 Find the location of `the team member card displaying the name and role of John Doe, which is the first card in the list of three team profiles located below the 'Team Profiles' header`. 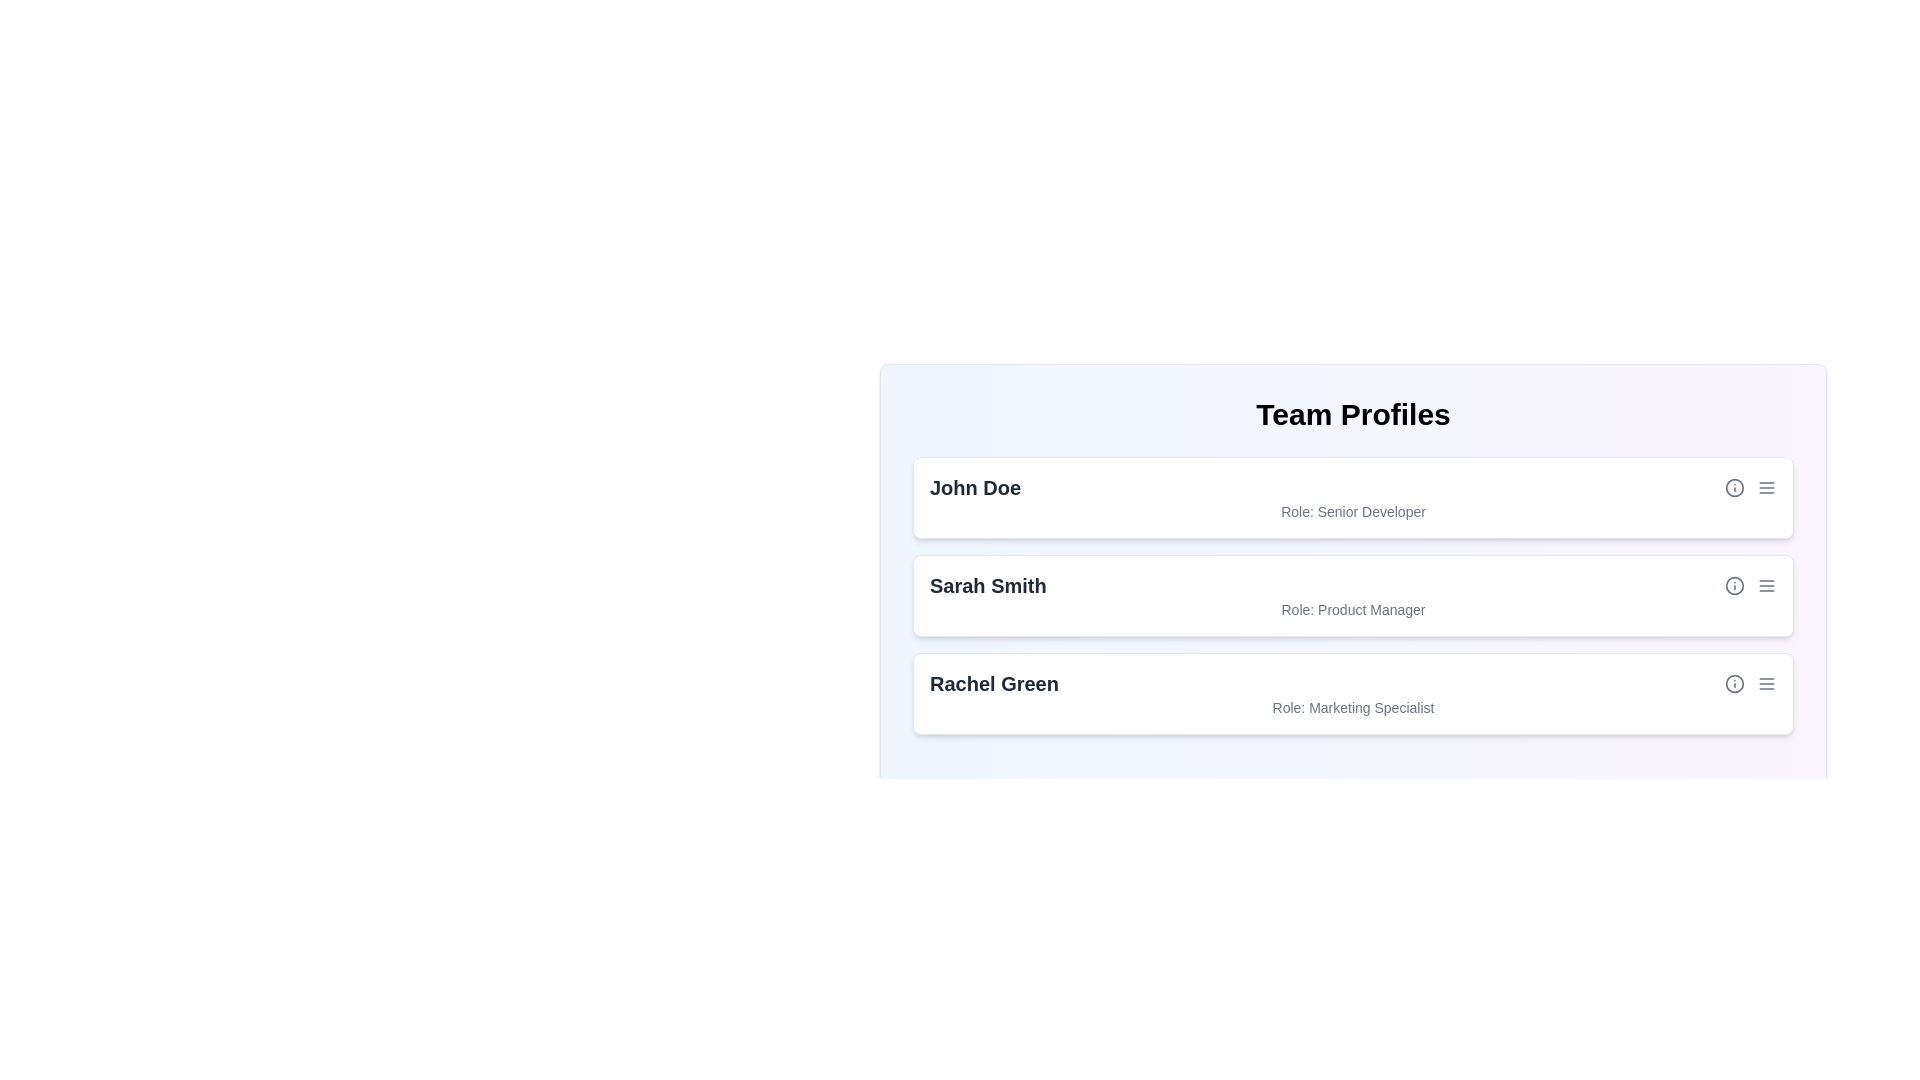

the team member card displaying the name and role of John Doe, which is the first card in the list of three team profiles located below the 'Team Profiles' header is located at coordinates (1353, 496).